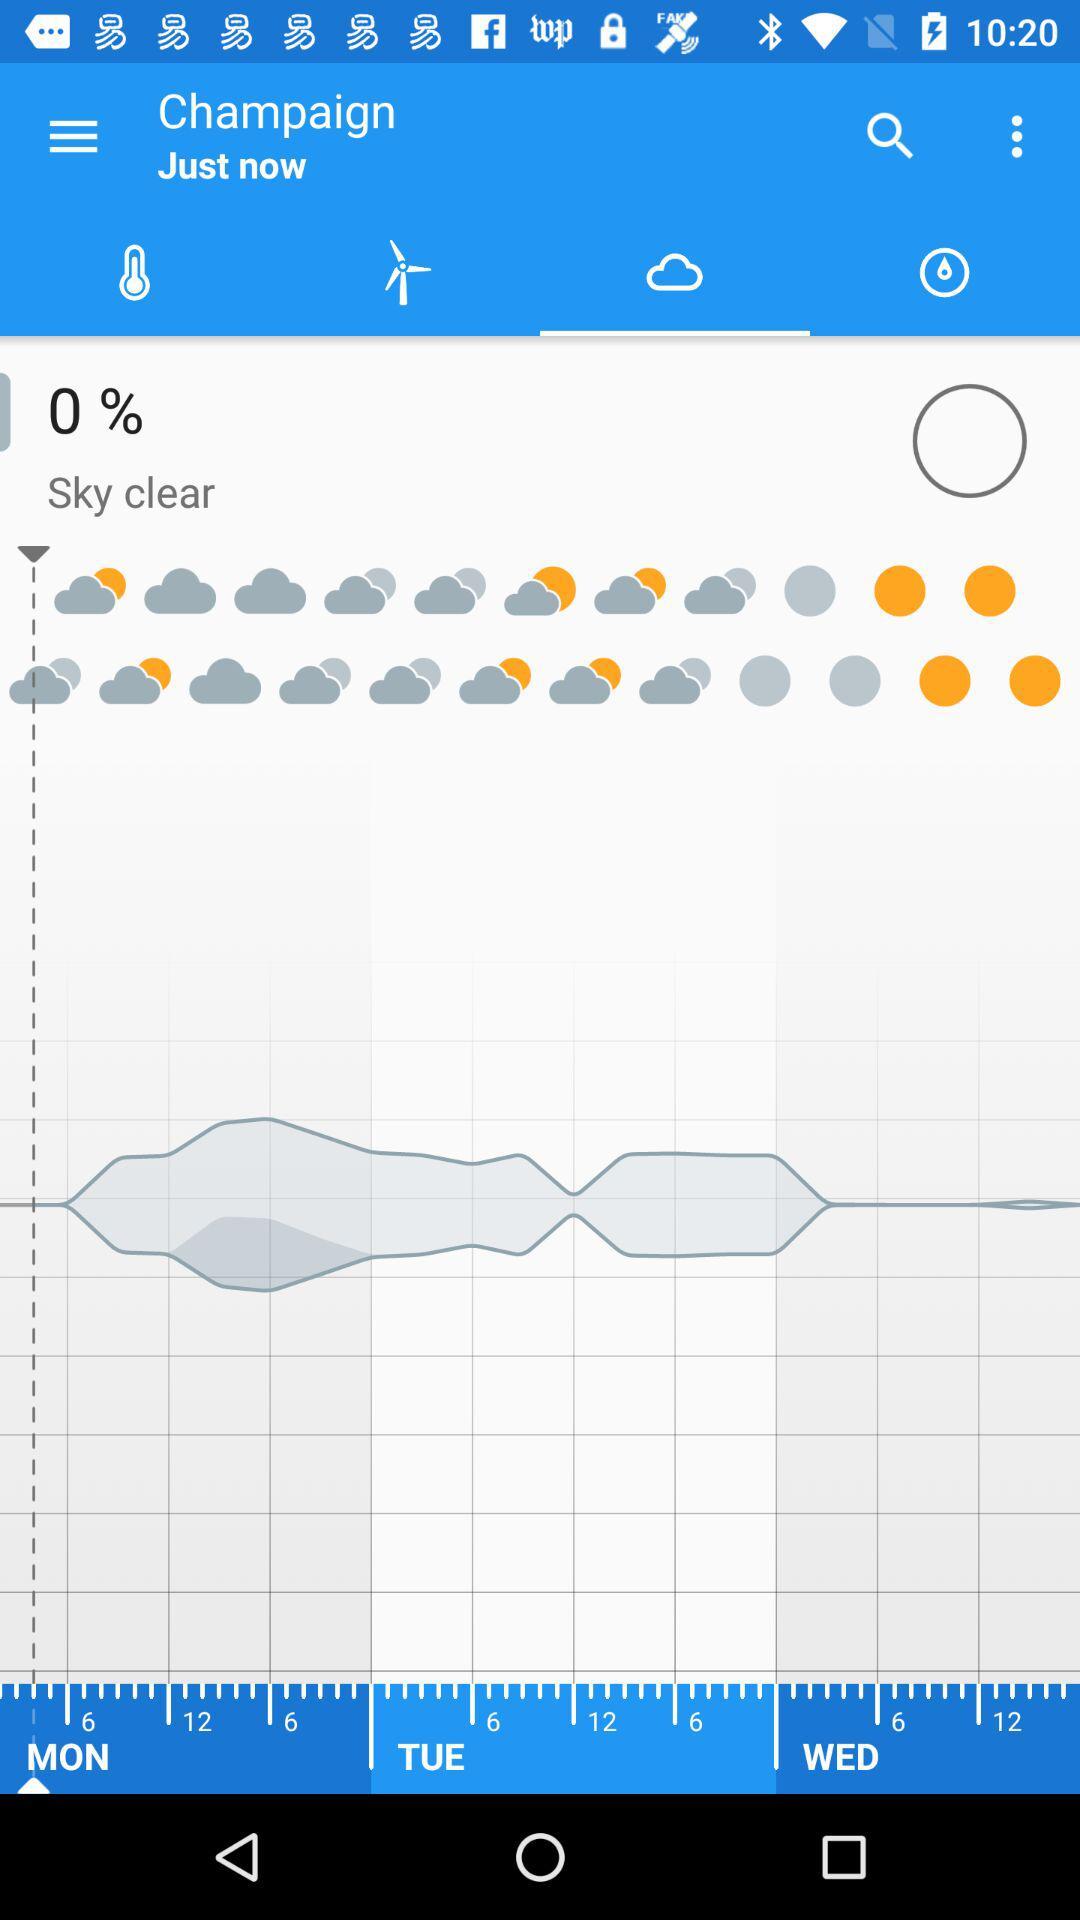 Image resolution: width=1080 pixels, height=1920 pixels. What do you see at coordinates (890, 135) in the screenshot?
I see `icon next to the champaign item` at bounding box center [890, 135].